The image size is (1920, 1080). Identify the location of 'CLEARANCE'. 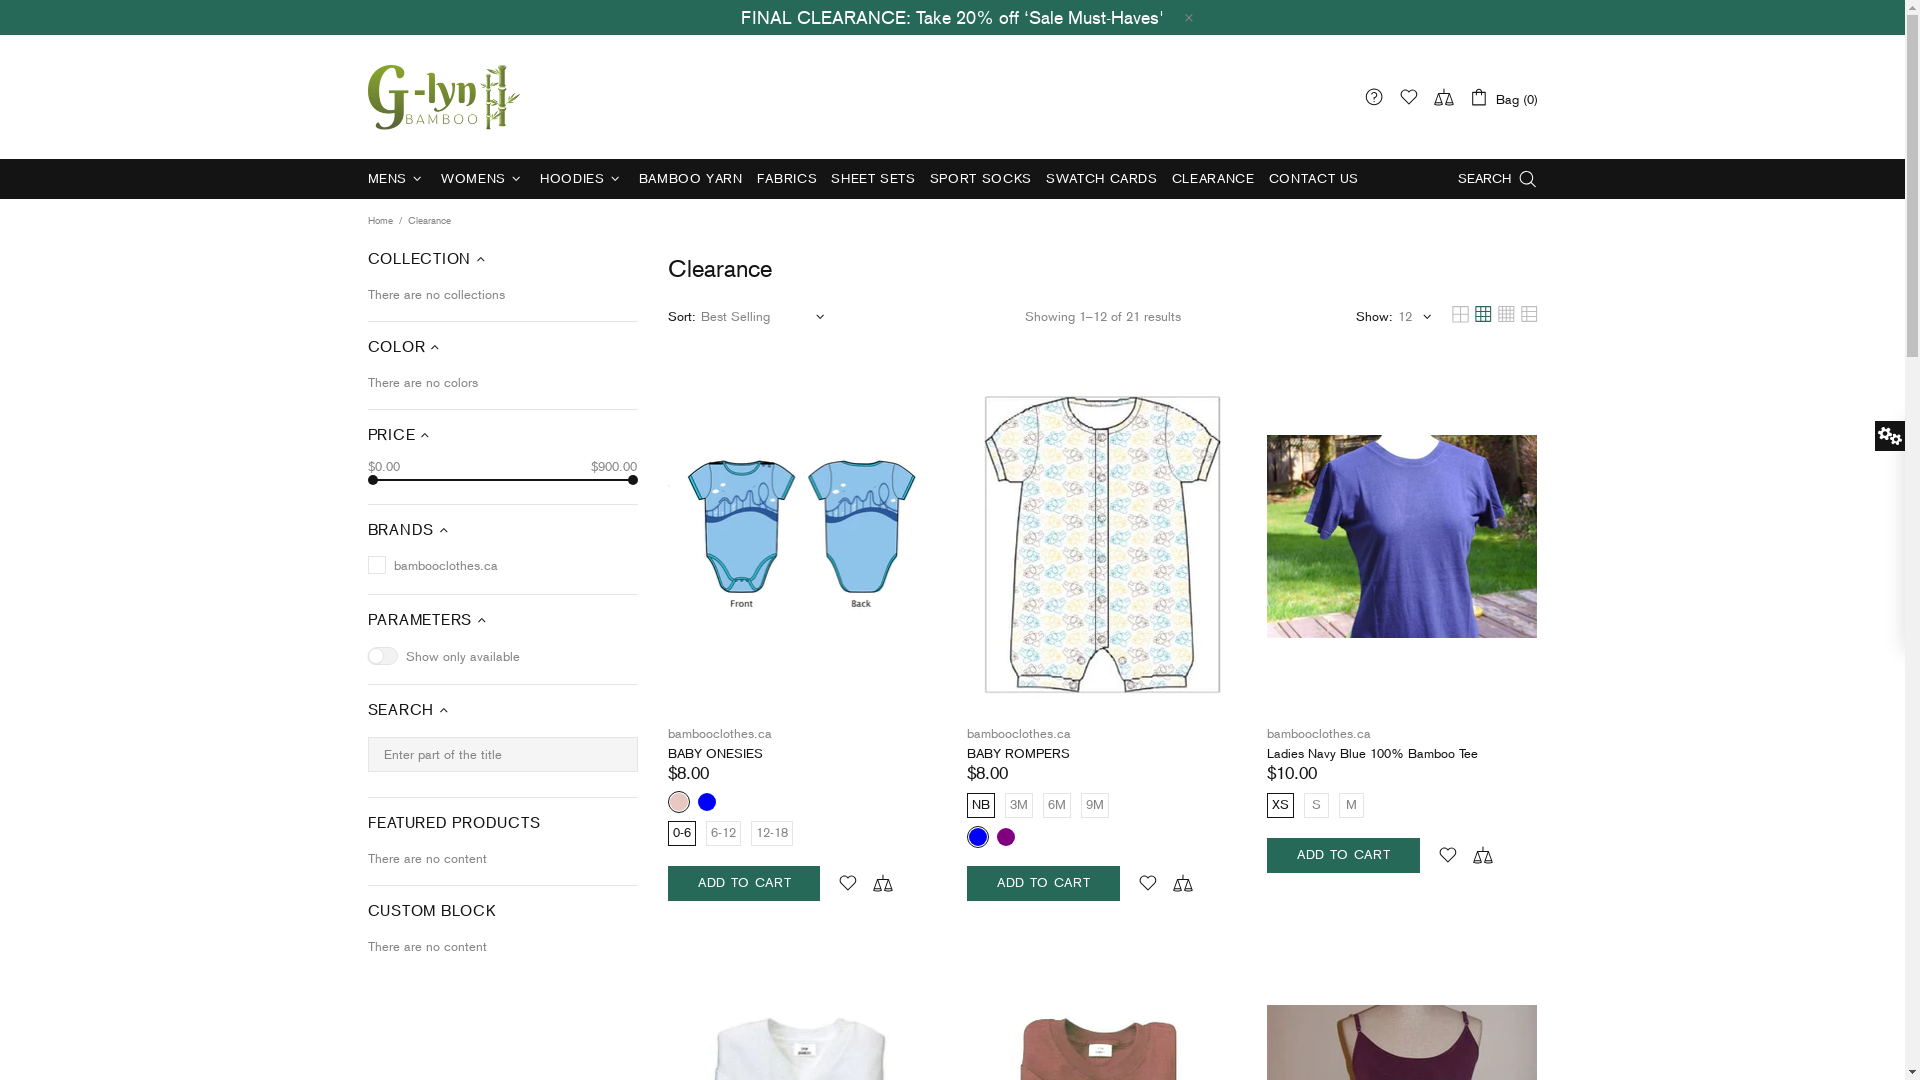
(1212, 177).